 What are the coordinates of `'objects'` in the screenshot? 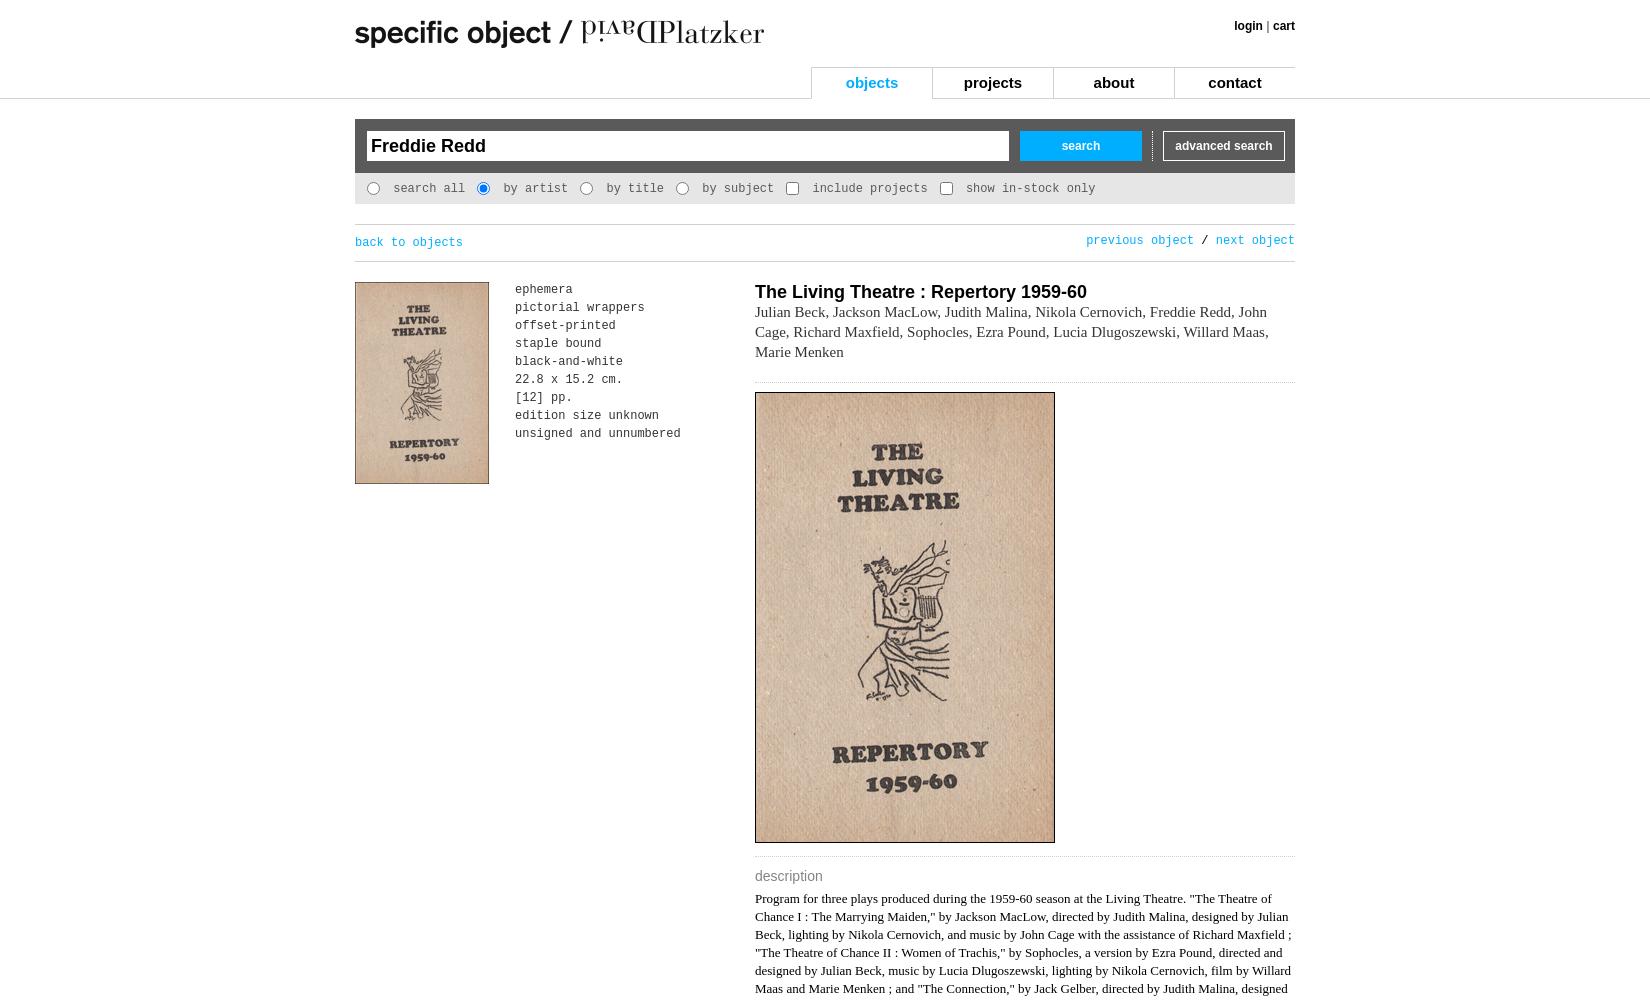 It's located at (871, 81).